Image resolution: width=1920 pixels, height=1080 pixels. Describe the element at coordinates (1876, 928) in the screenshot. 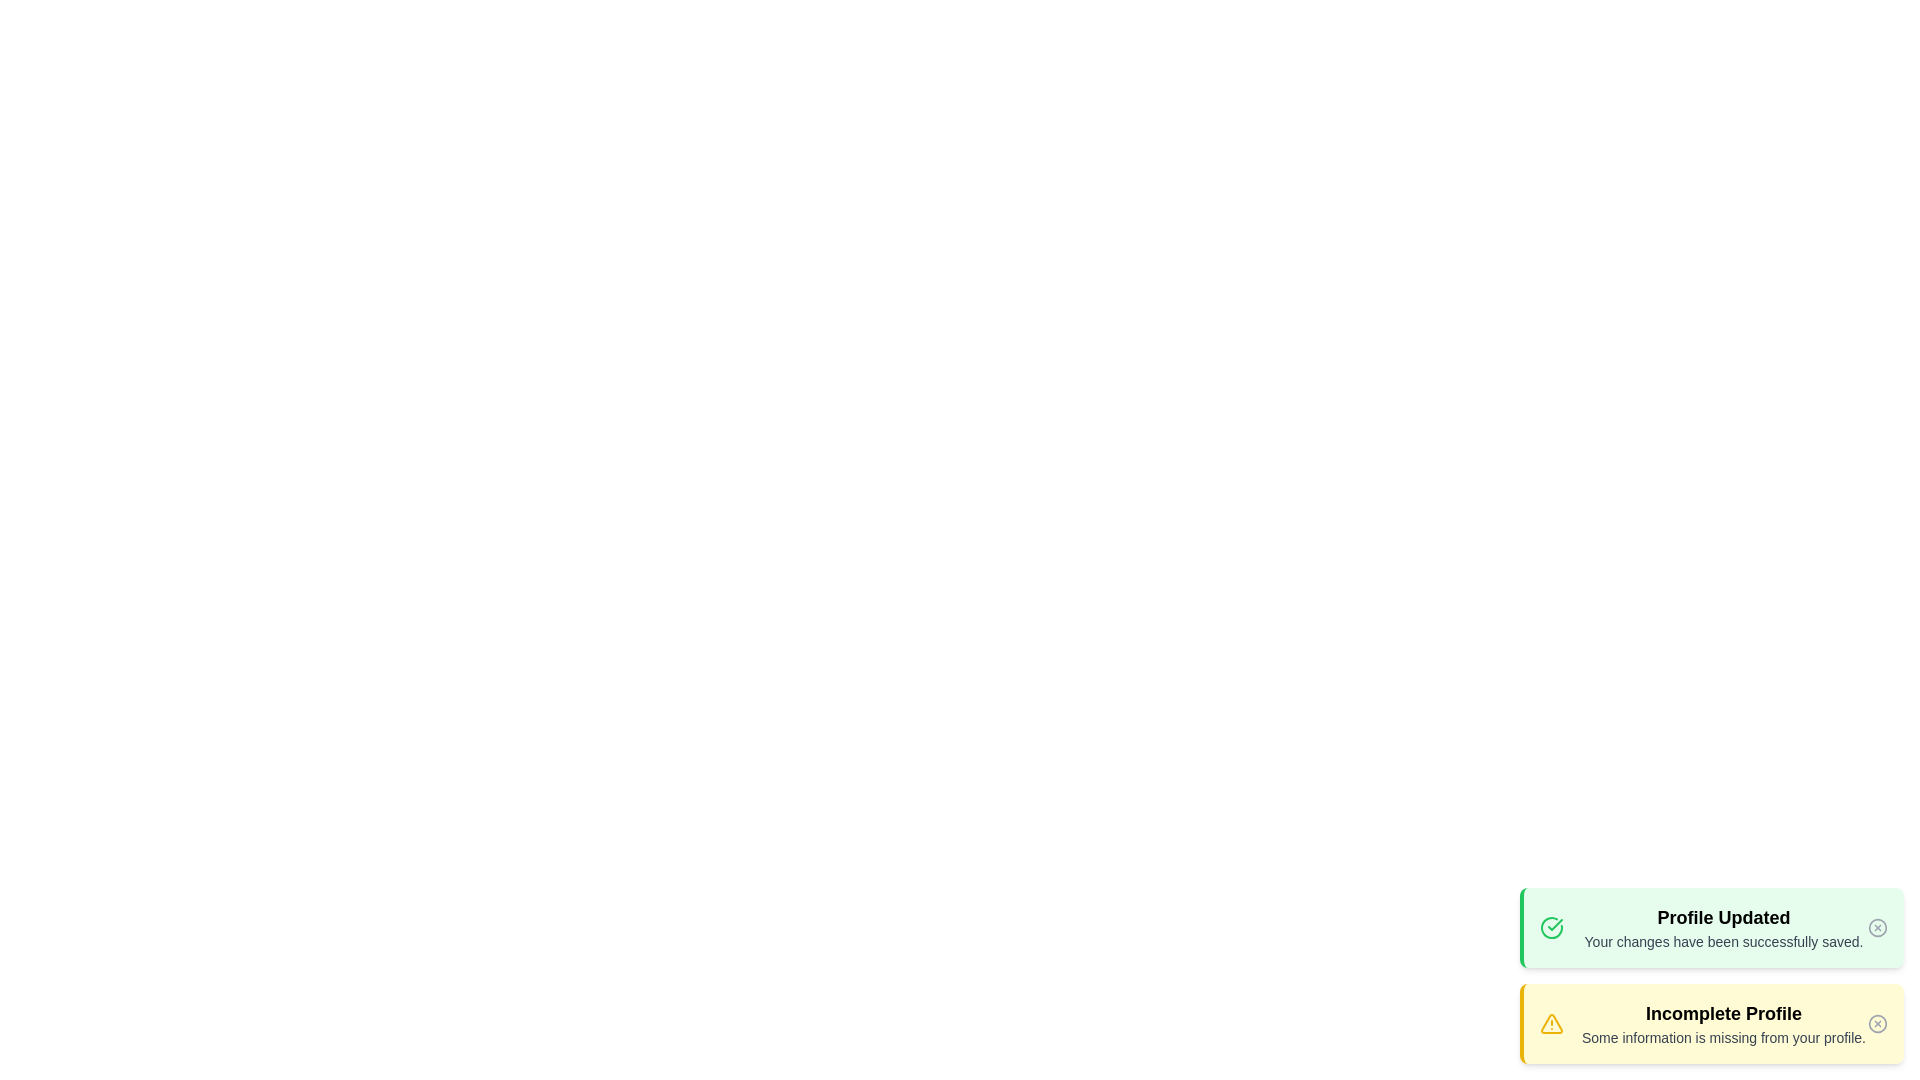

I see `the close button of the notification to dismiss it` at that location.